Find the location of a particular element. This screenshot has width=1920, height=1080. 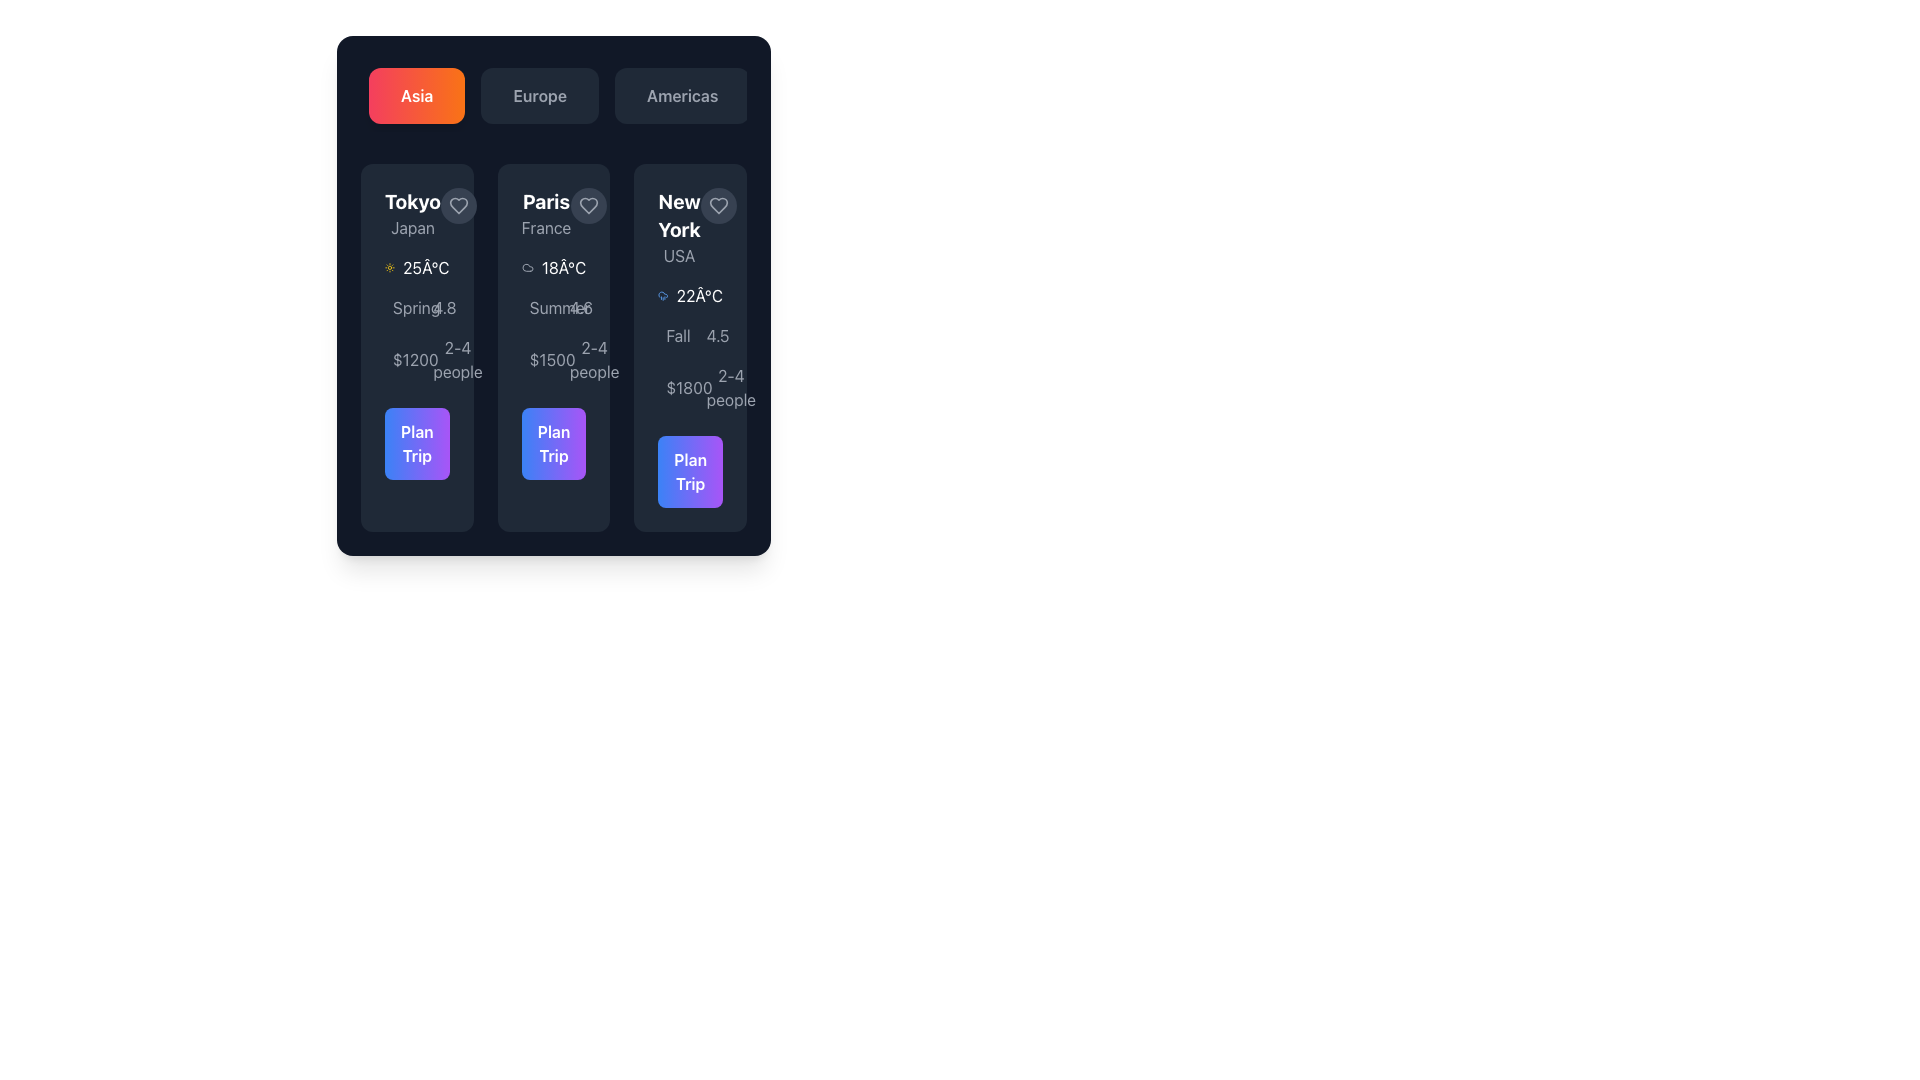

the non-interactive price label indicating the travel package price for Paris, France, located between the season description 'Summer' and the group size indicator '2-4 people' is located at coordinates (552, 358).